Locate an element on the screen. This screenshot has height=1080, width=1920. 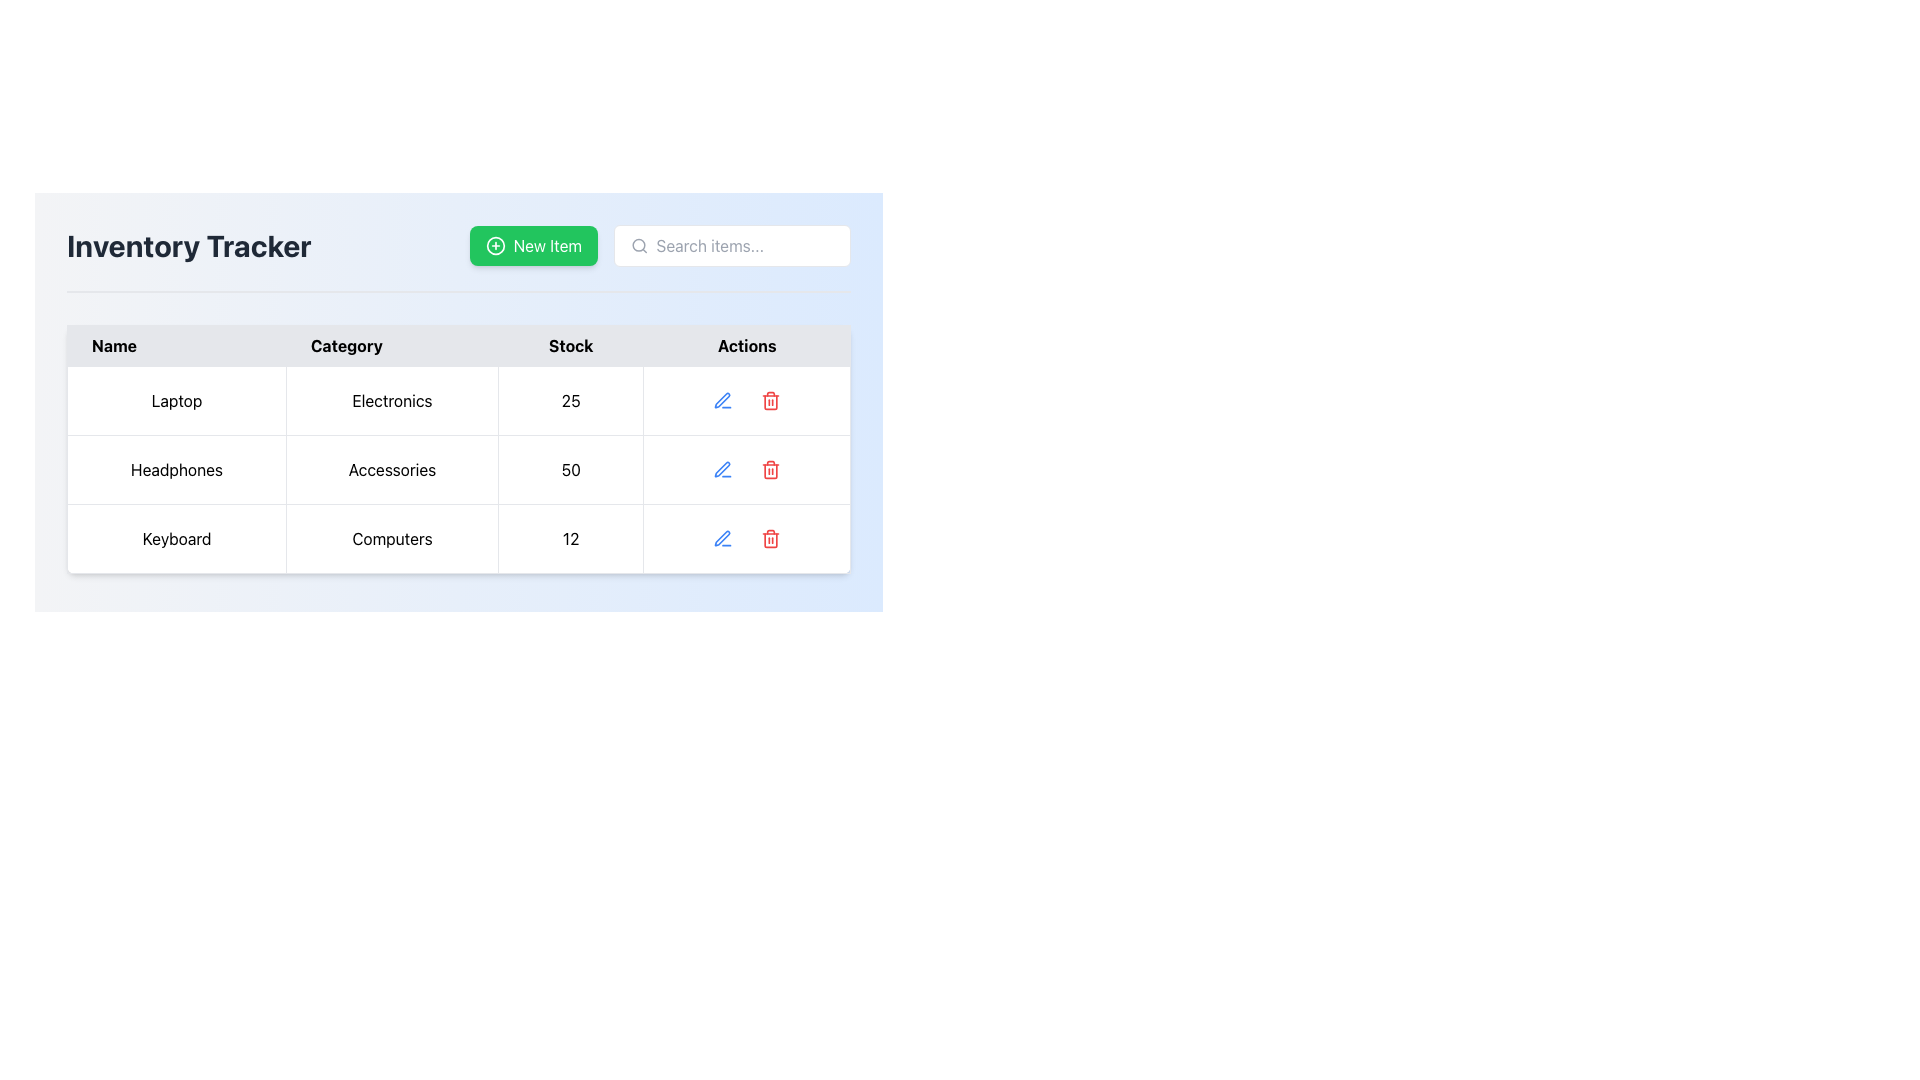
the 'Headphones' text label in the first column of the second row under the 'Name' header is located at coordinates (177, 470).